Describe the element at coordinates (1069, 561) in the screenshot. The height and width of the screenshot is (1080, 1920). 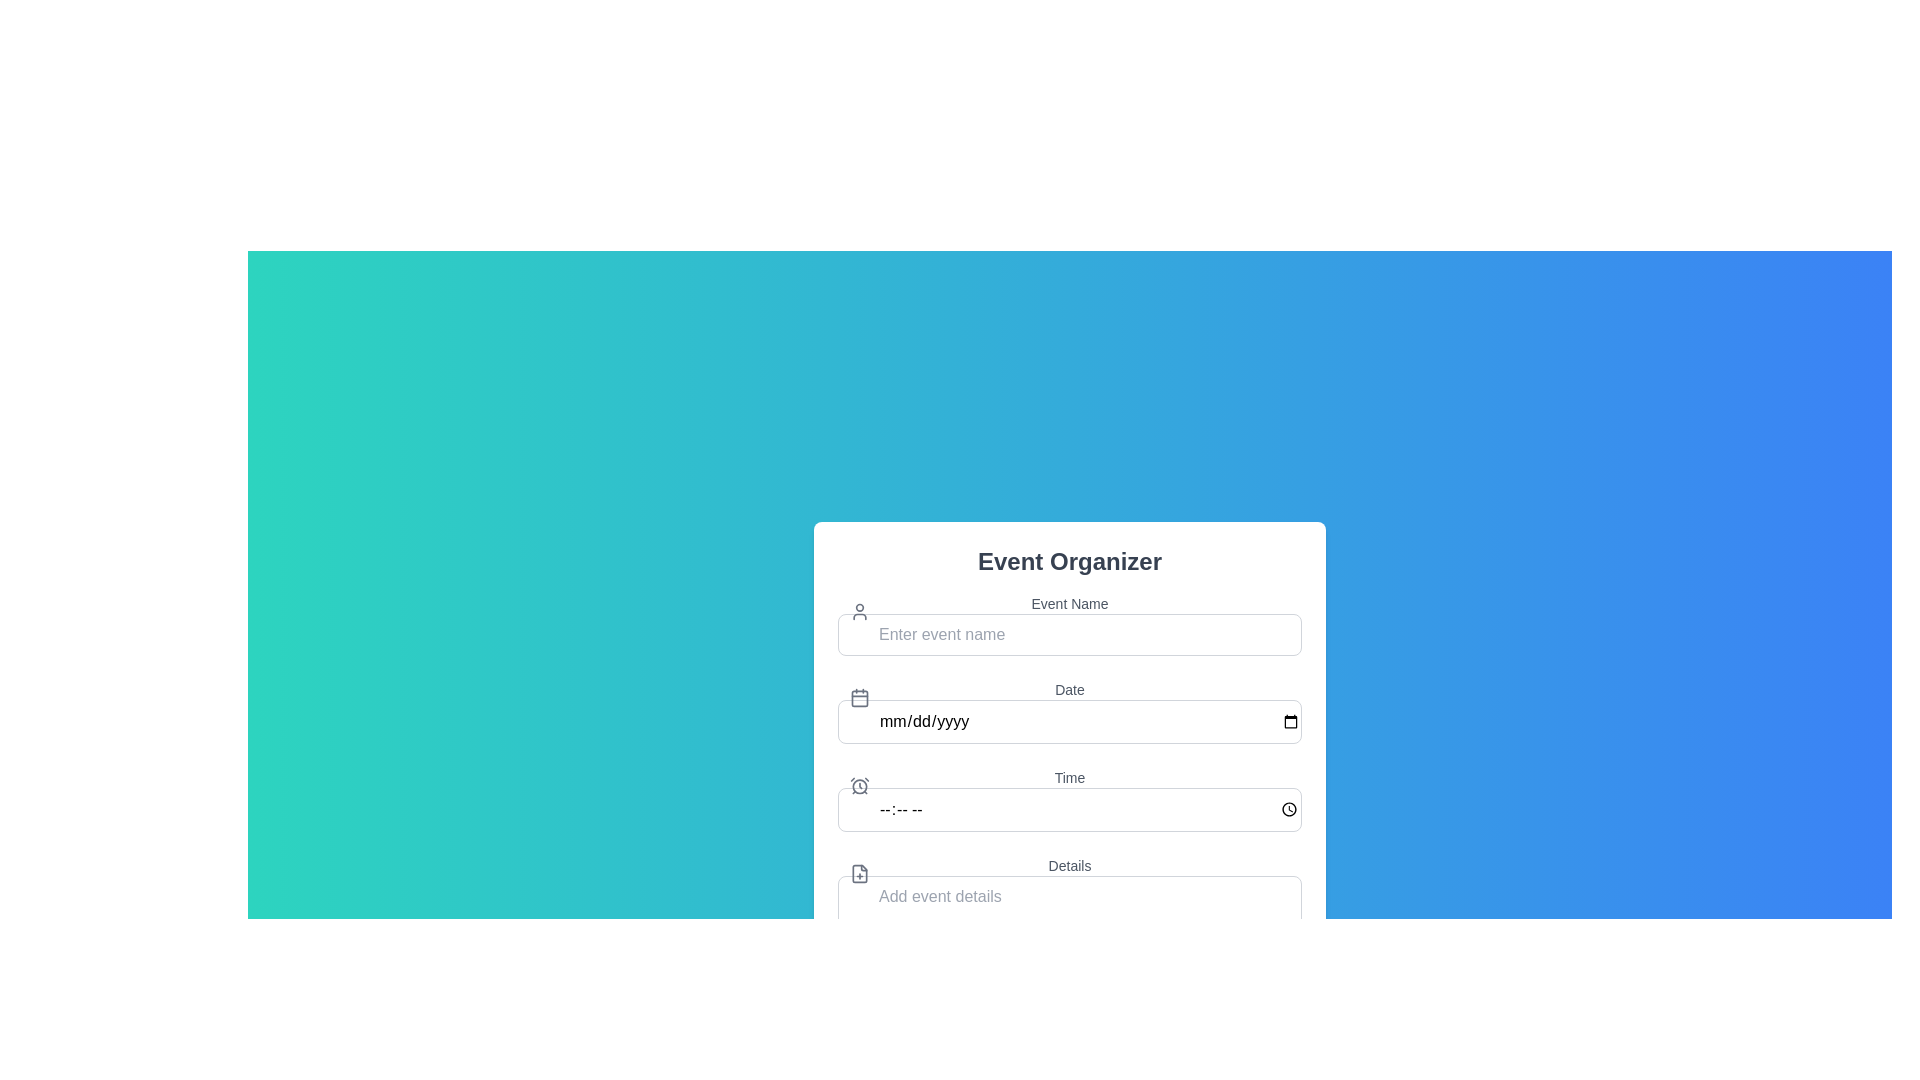
I see `the 'Event Organizer' text label, which is a bold header styled in a large font and prominently displayed at the top of the card-style interface` at that location.